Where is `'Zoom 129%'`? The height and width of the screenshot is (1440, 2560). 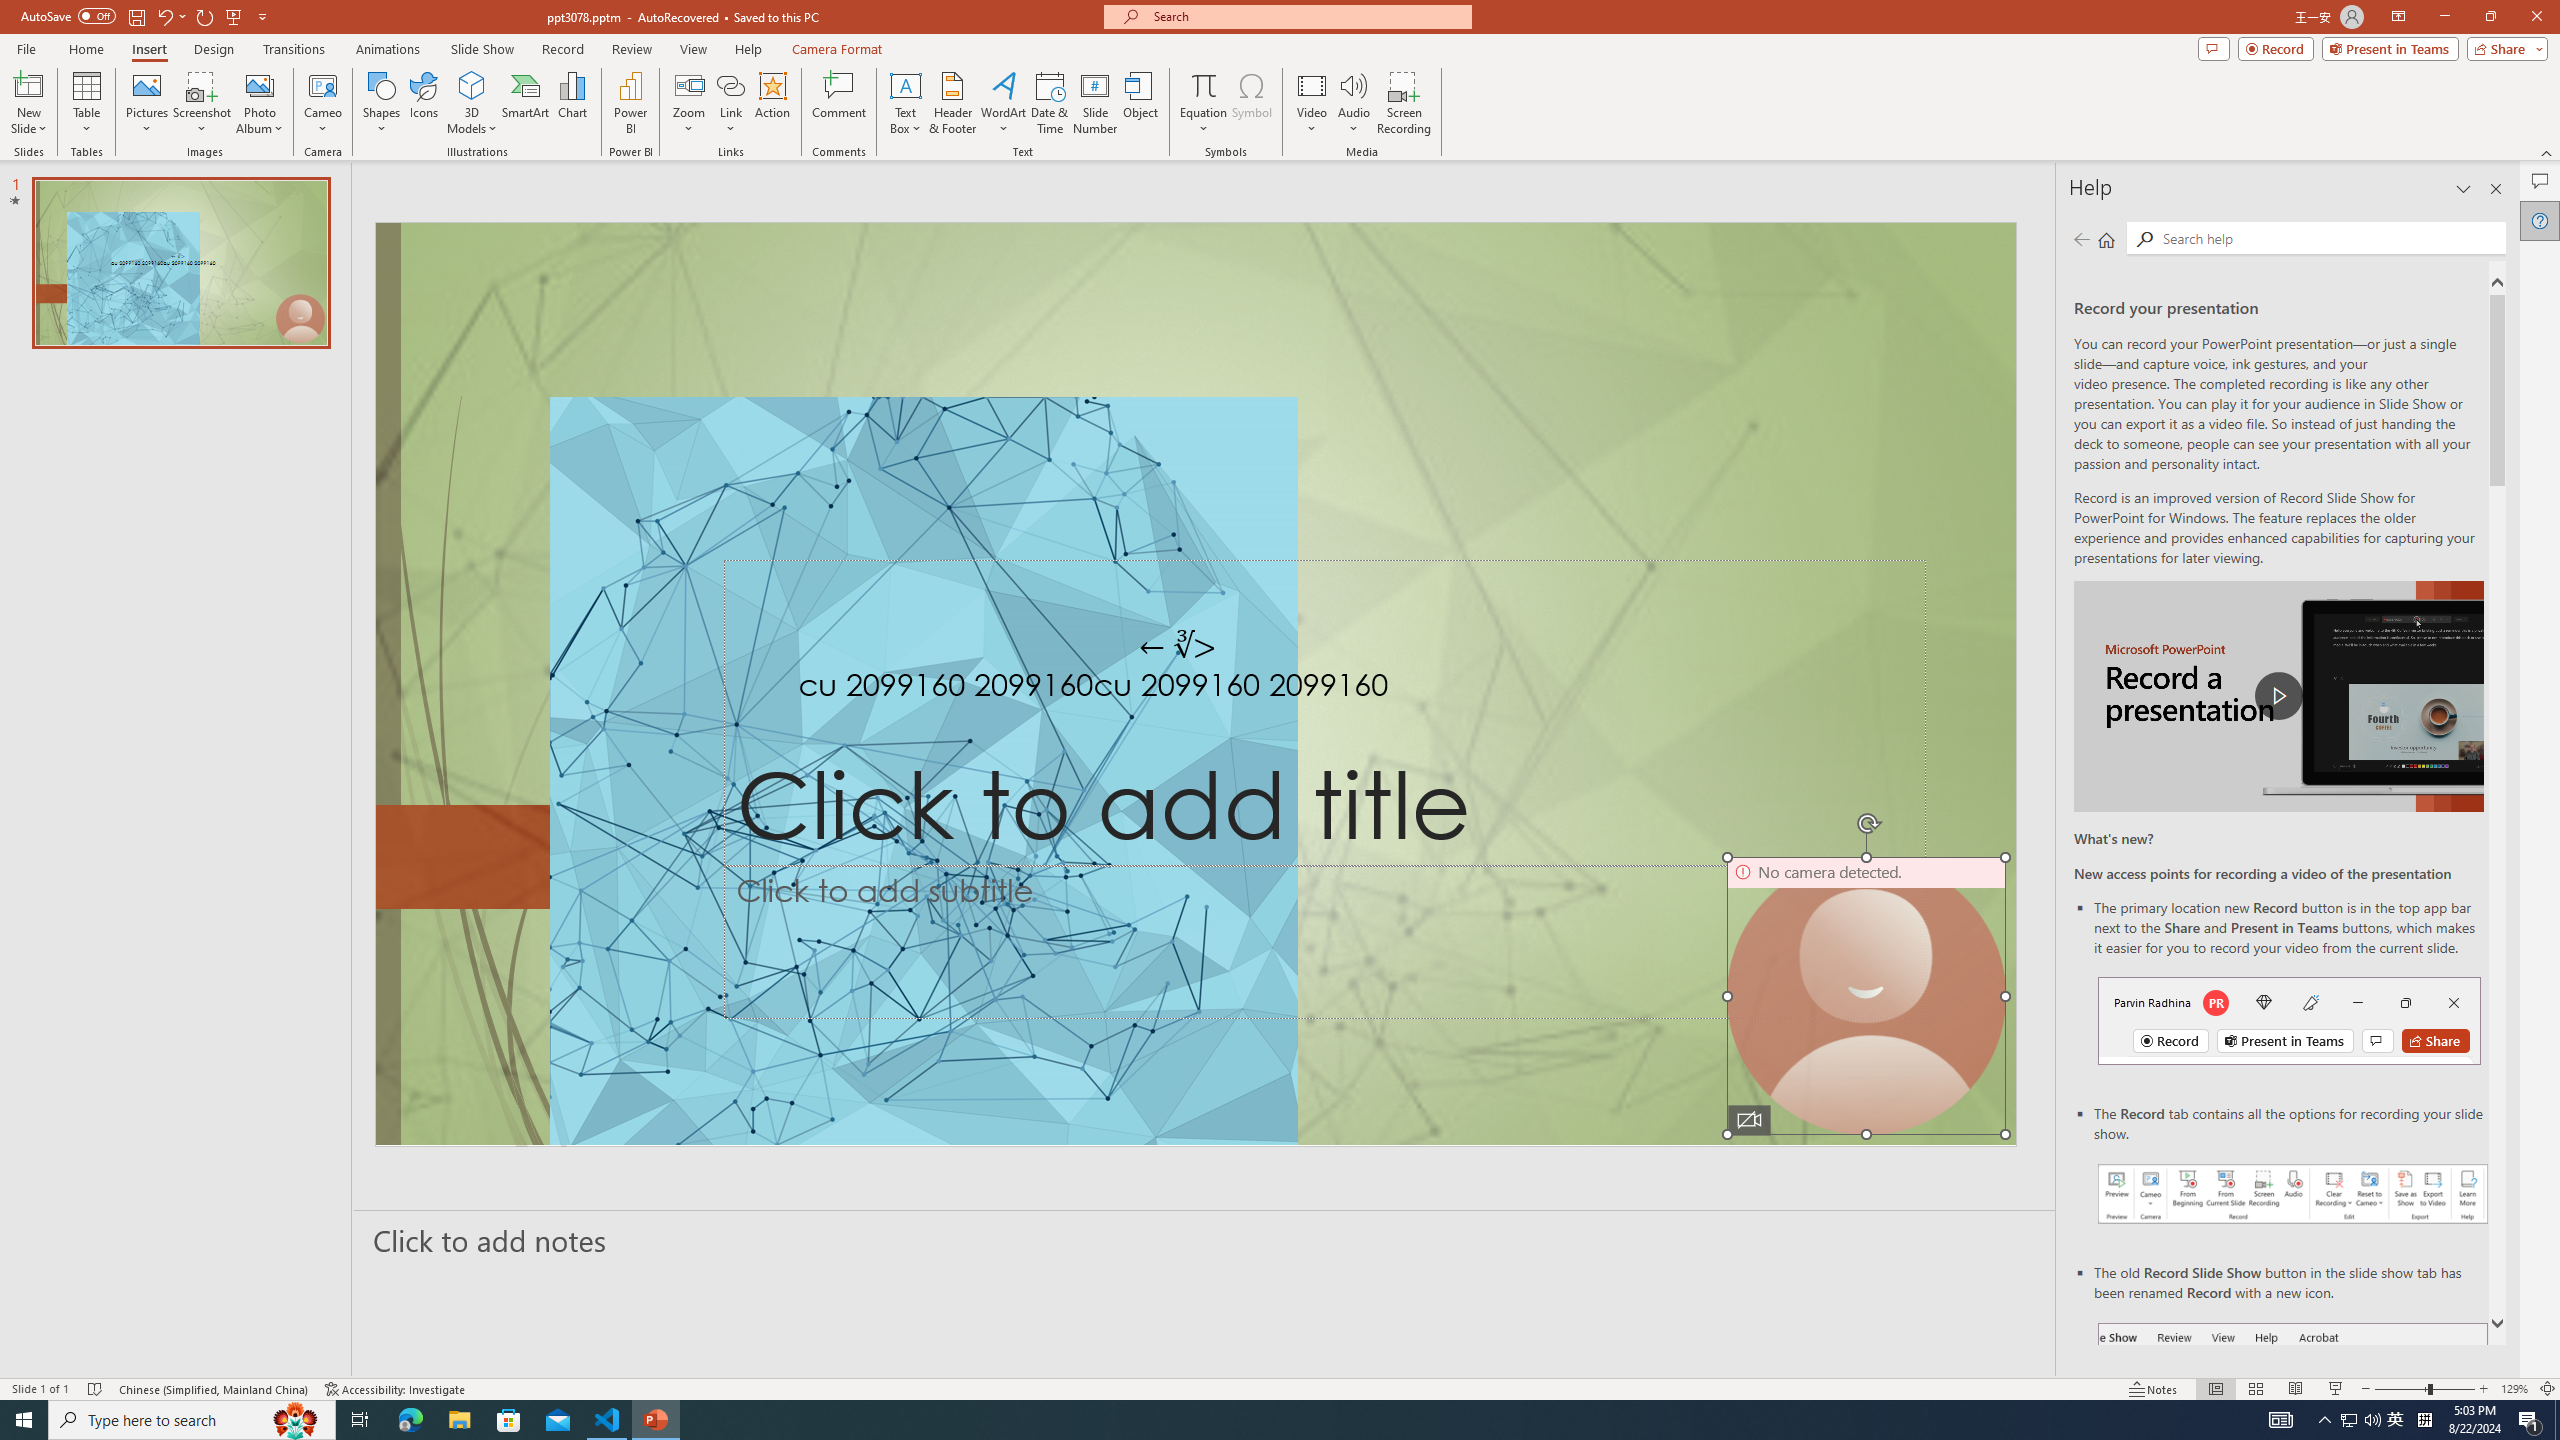 'Zoom 129%' is located at coordinates (2515, 1389).